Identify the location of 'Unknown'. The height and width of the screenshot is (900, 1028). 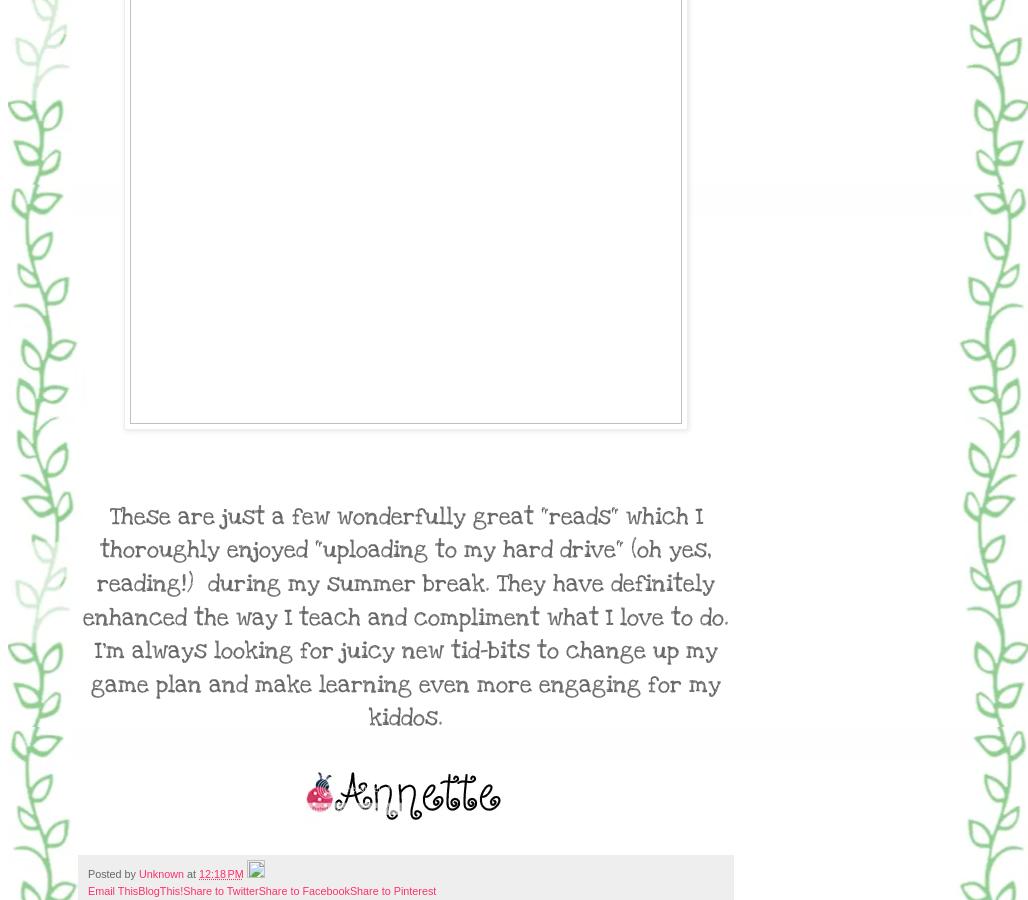
(161, 873).